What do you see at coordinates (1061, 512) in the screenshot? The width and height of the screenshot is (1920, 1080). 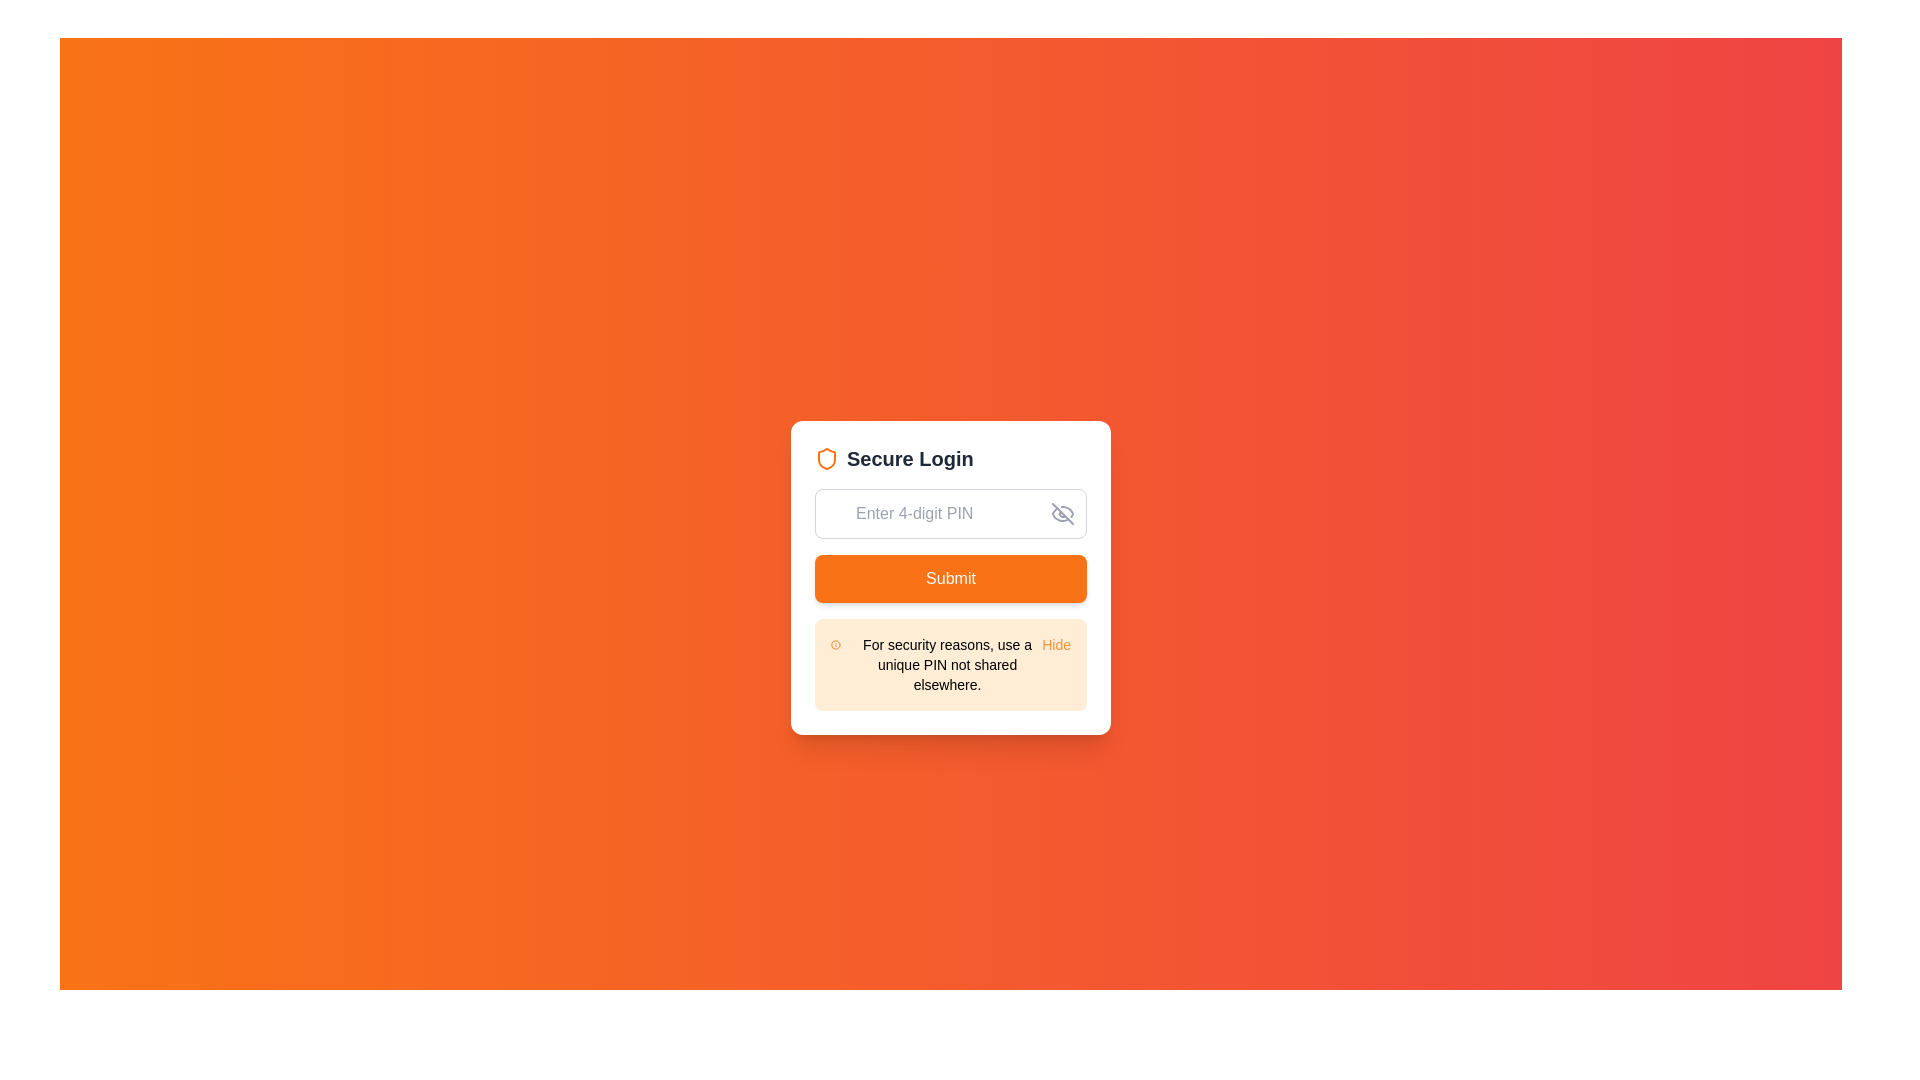 I see `the diagonal line element within the 'eye-off' SVG icon, which is part of the login form near the PIN entry field` at bounding box center [1061, 512].